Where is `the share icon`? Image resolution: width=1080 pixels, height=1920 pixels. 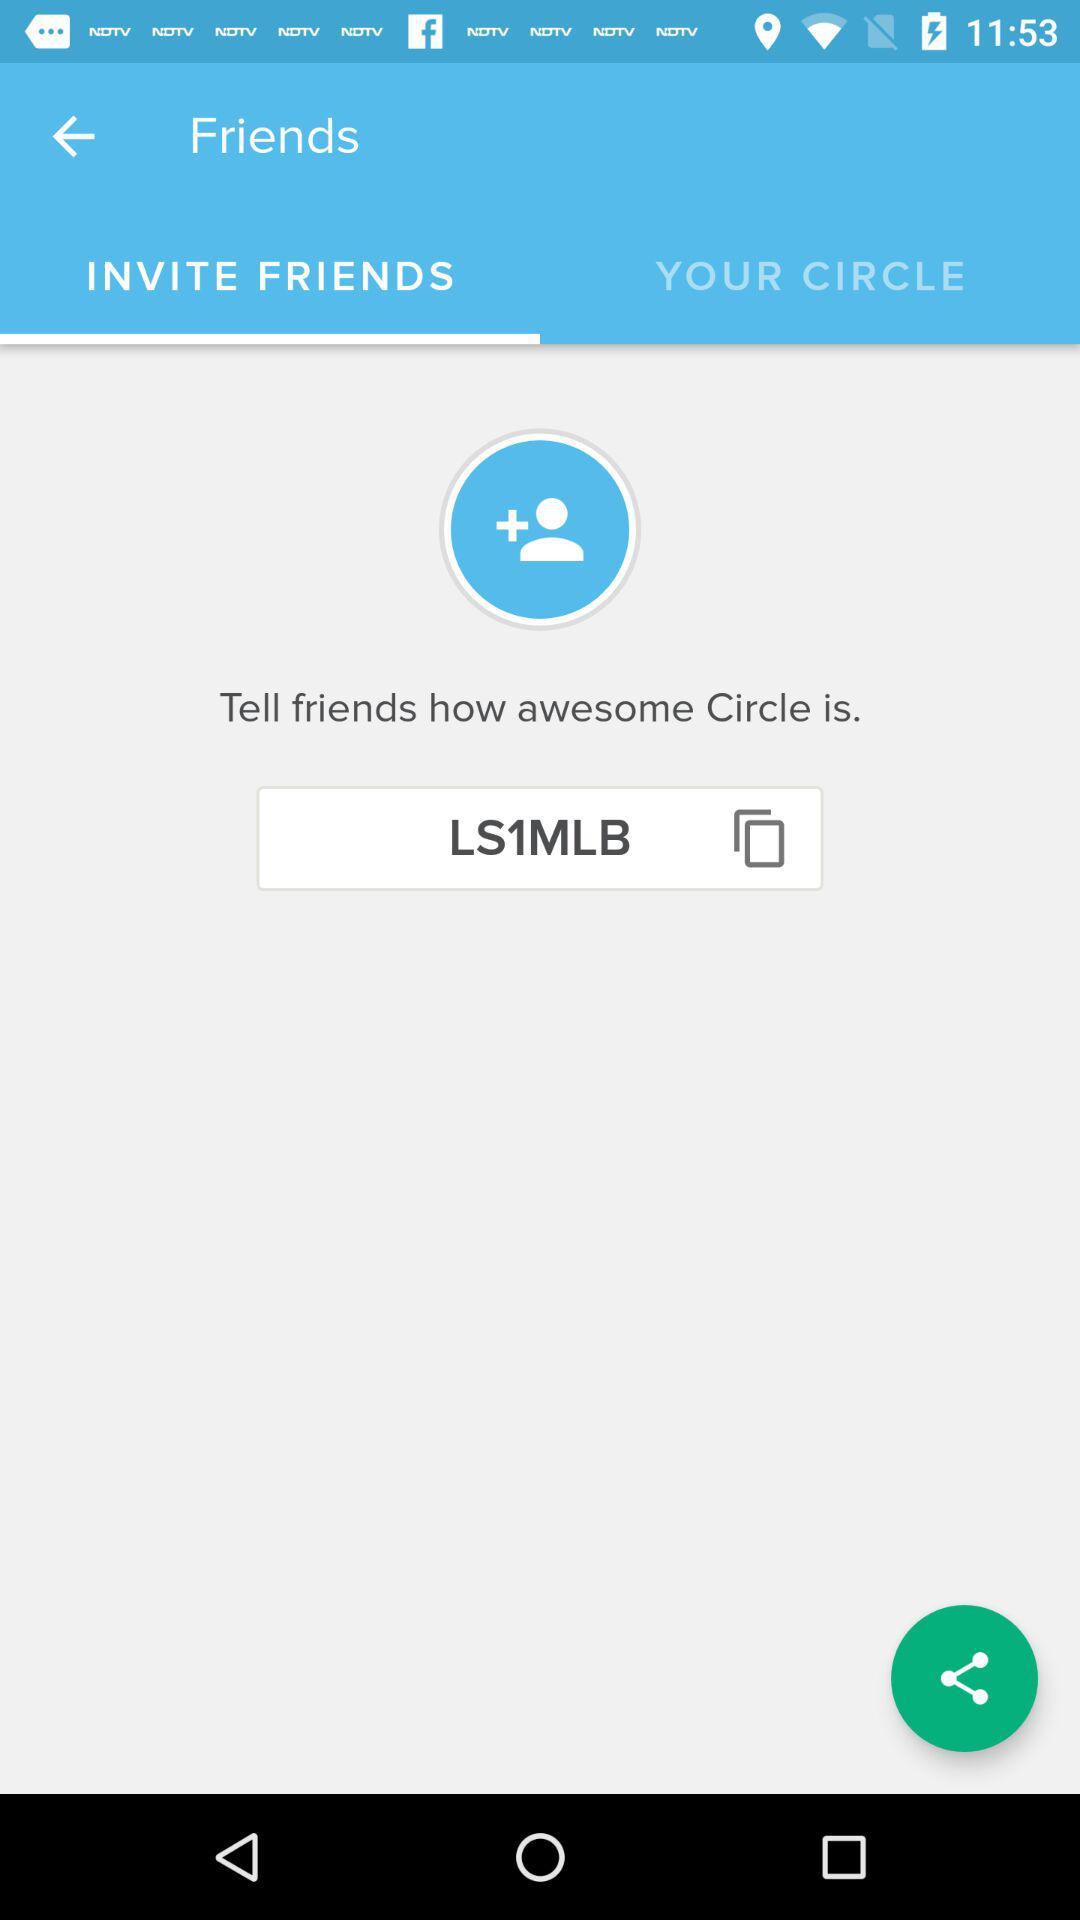
the share icon is located at coordinates (963, 1678).